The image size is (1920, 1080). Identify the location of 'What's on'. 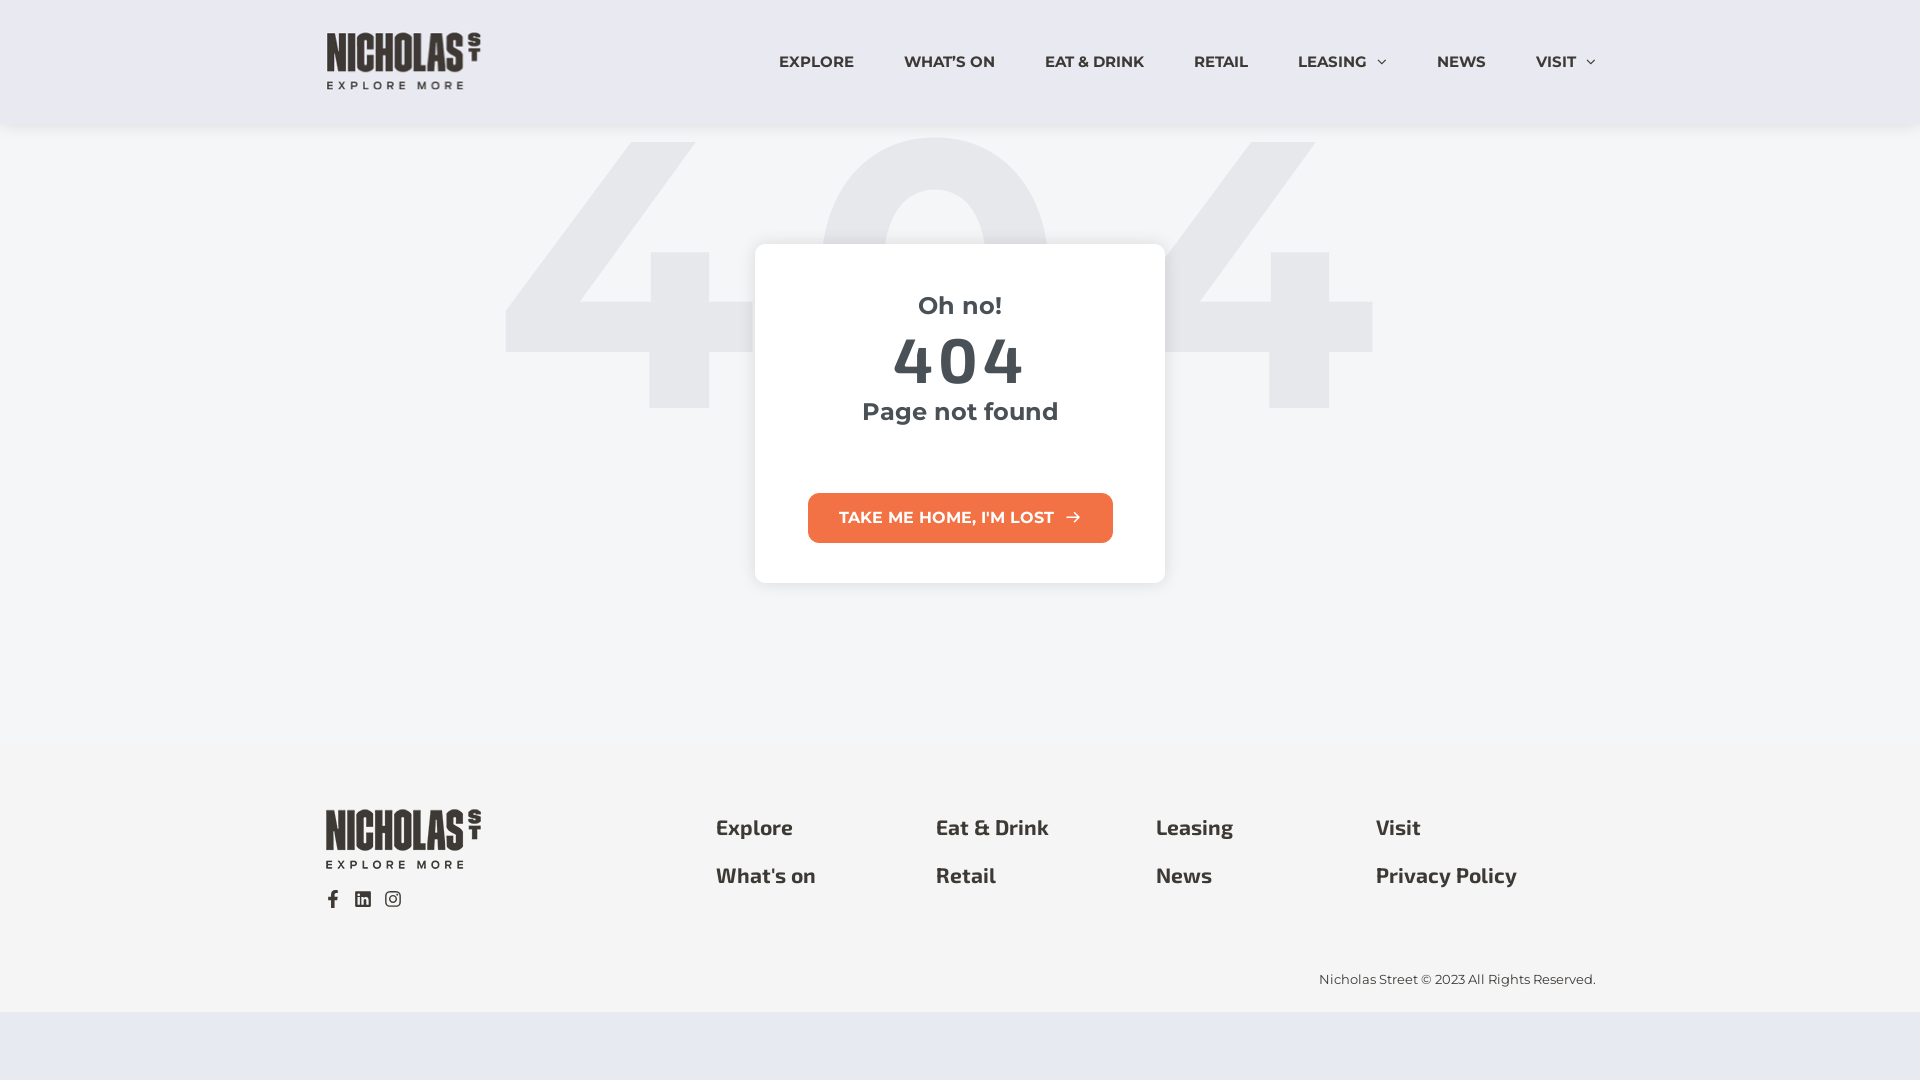
(765, 874).